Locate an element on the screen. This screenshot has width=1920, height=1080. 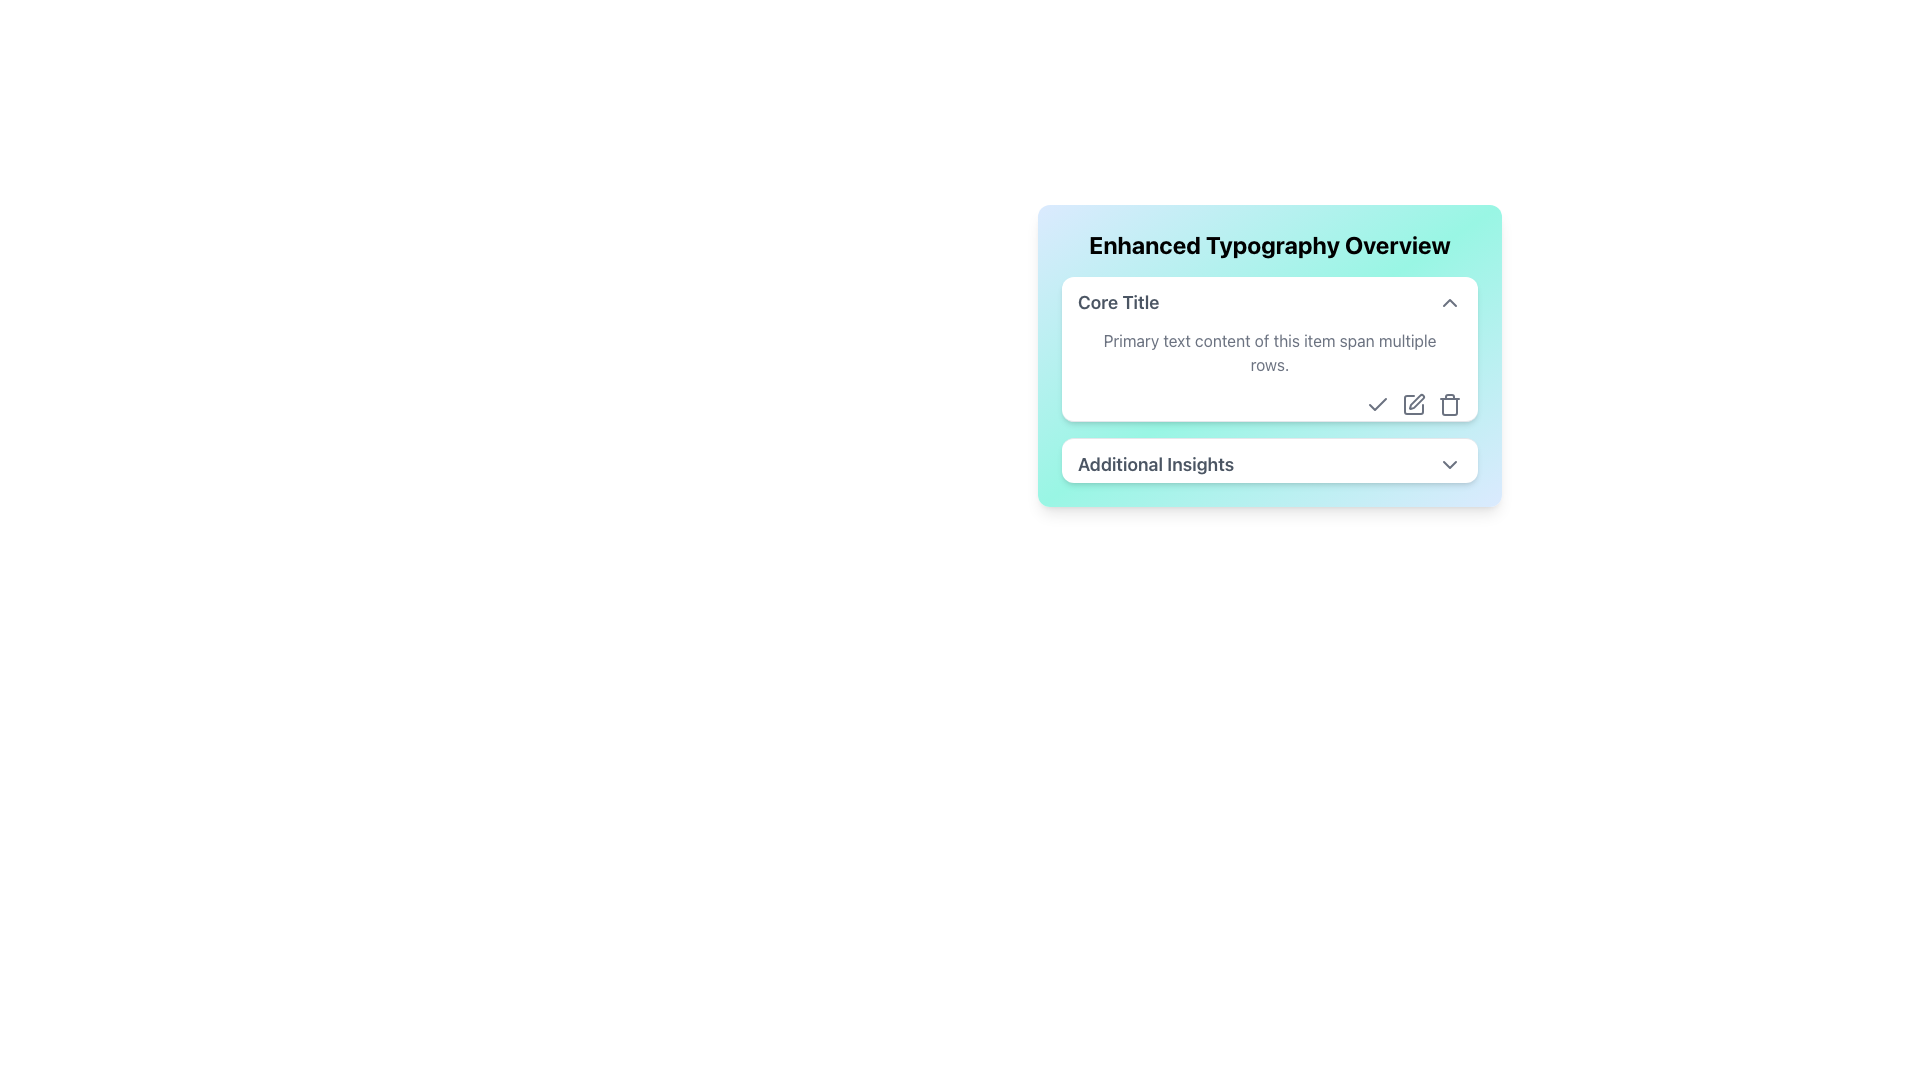
descriptive text block positioned in the middle section of the 'Enhanced Typography Overview' module, directly beneath the 'Core Title' header is located at coordinates (1269, 352).